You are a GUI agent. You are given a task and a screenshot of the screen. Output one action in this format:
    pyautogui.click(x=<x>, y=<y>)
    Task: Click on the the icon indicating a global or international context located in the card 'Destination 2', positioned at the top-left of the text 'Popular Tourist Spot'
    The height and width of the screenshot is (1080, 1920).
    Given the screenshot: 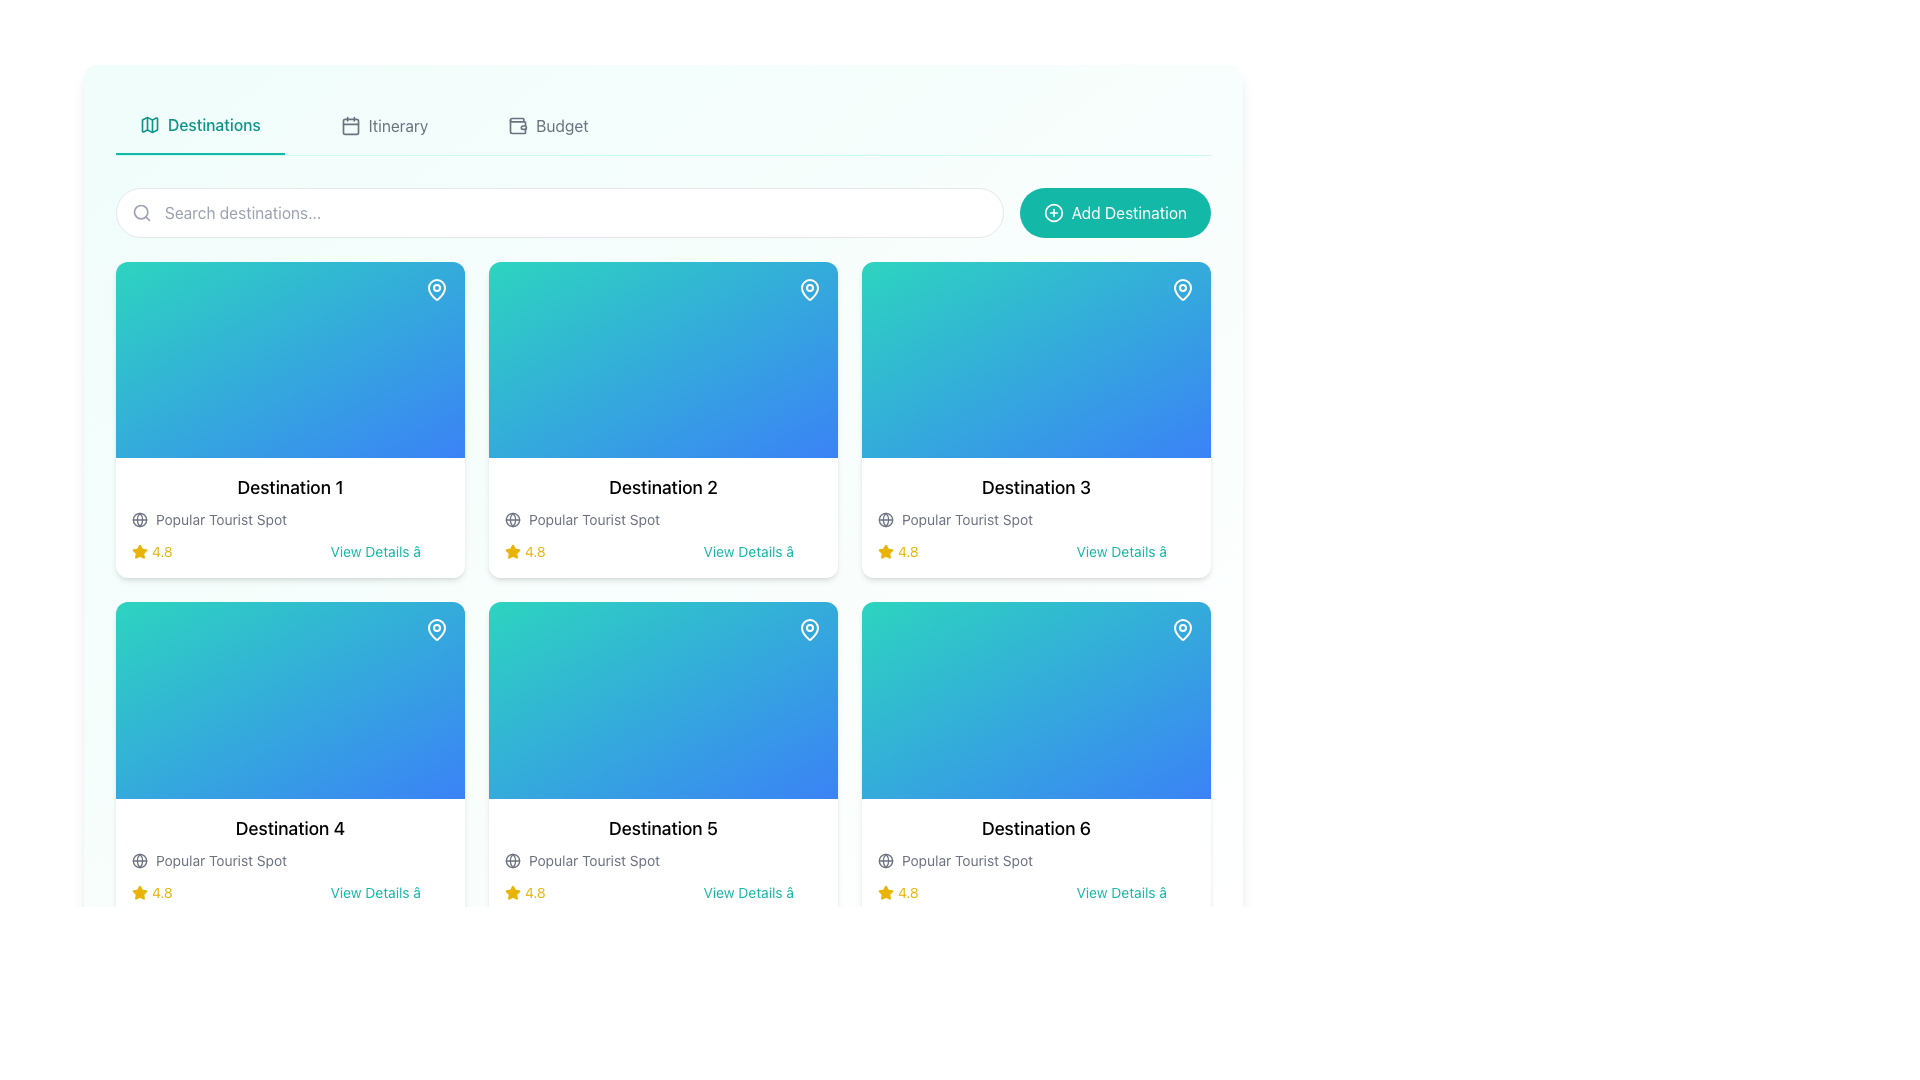 What is the action you would take?
    pyautogui.click(x=513, y=519)
    